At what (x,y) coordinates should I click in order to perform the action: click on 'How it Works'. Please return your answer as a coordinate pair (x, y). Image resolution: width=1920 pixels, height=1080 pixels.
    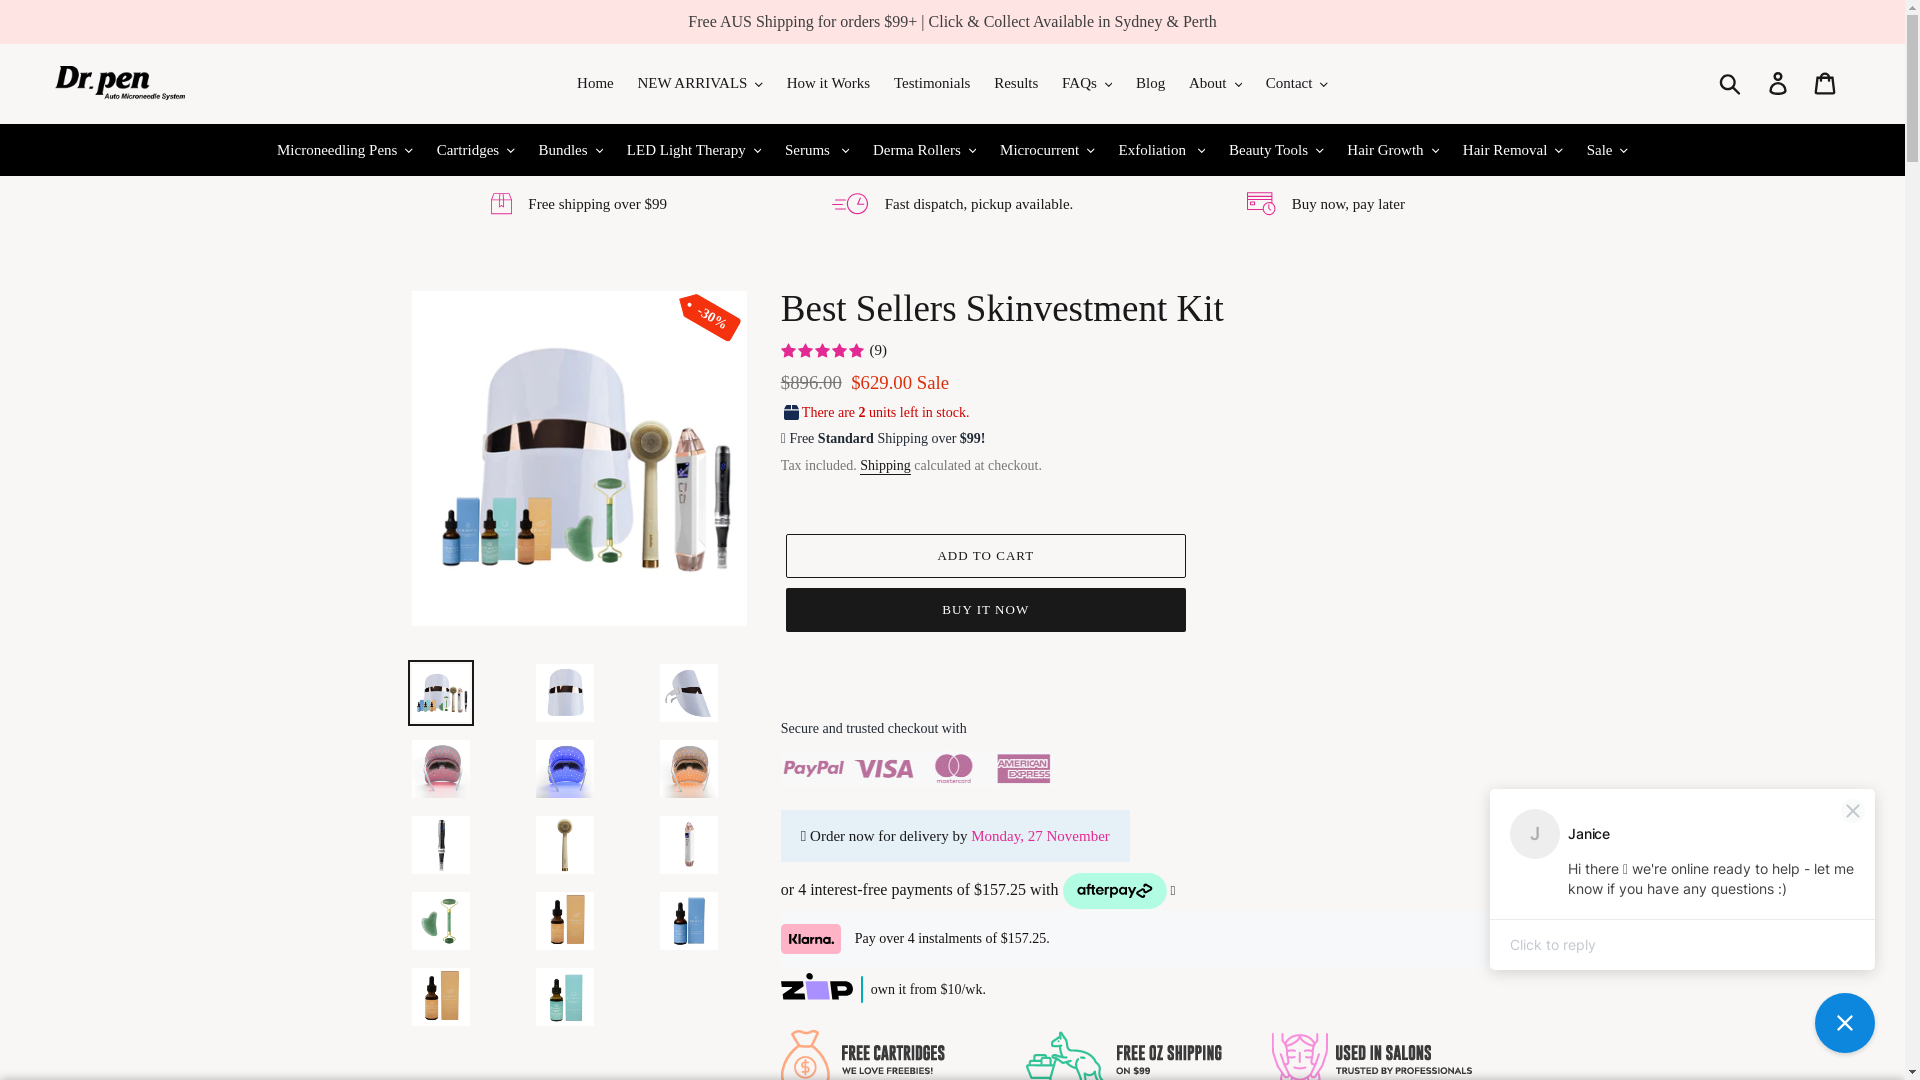
    Looking at the image, I should click on (829, 82).